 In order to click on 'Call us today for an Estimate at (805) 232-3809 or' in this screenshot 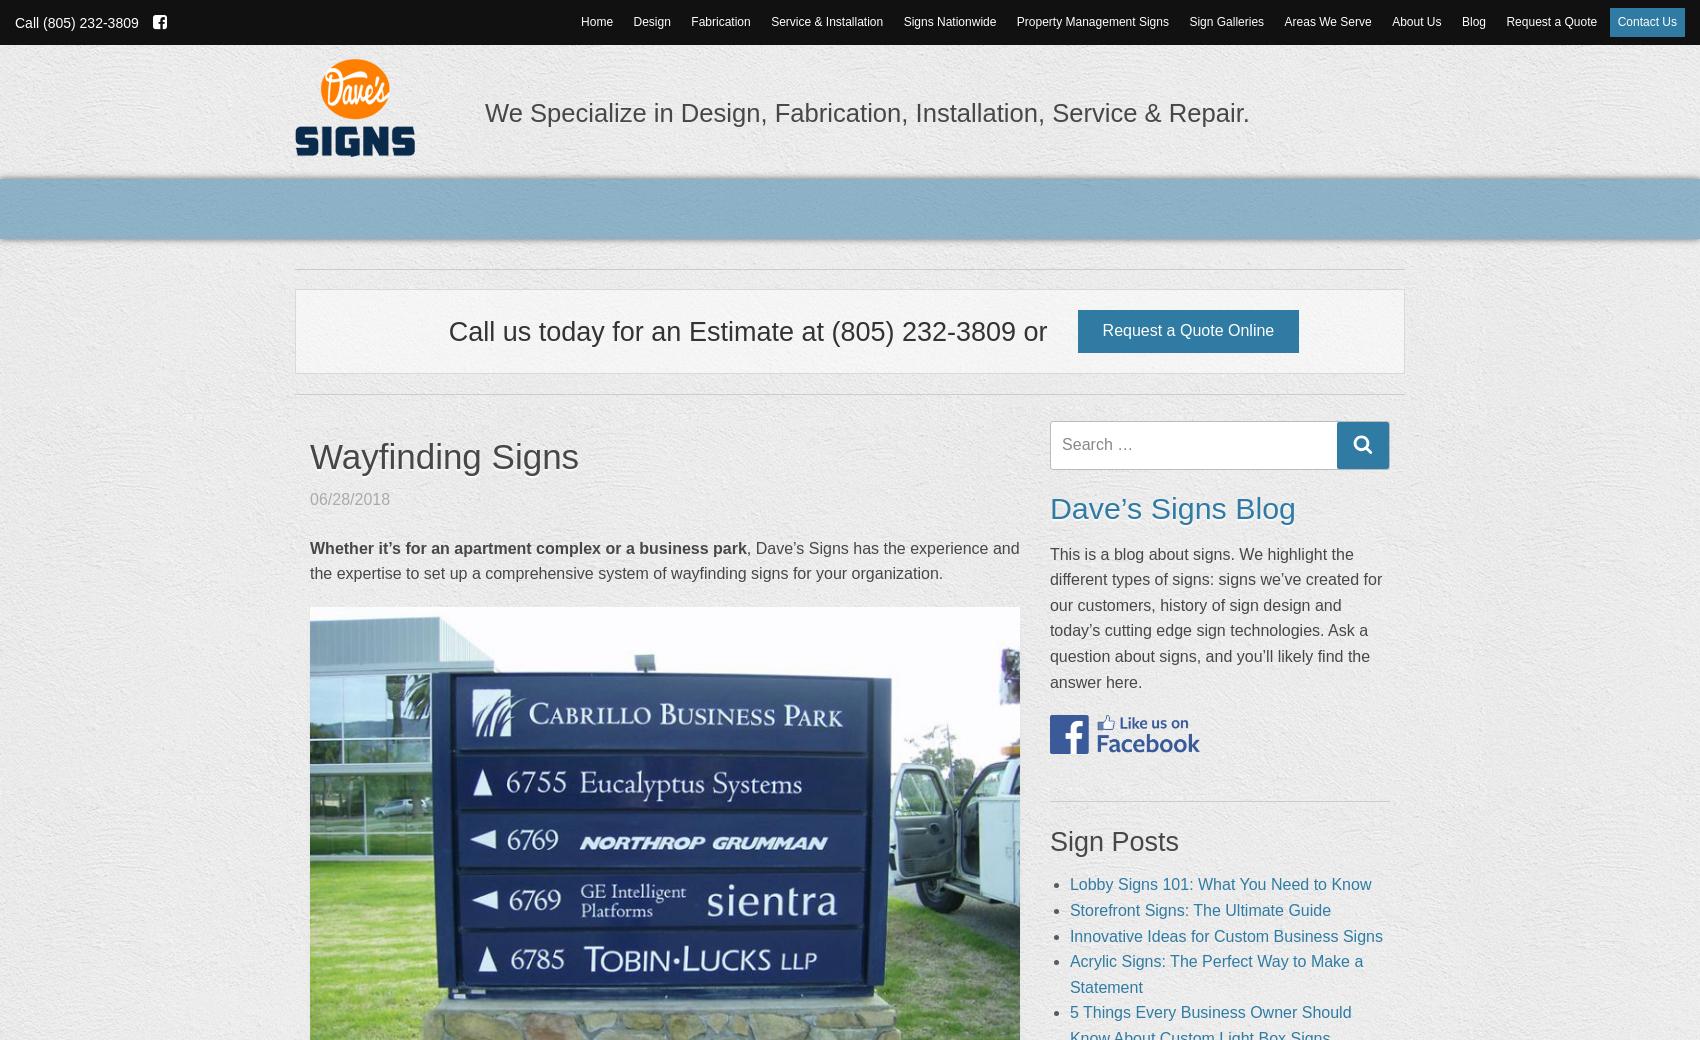, I will do `click(746, 330)`.